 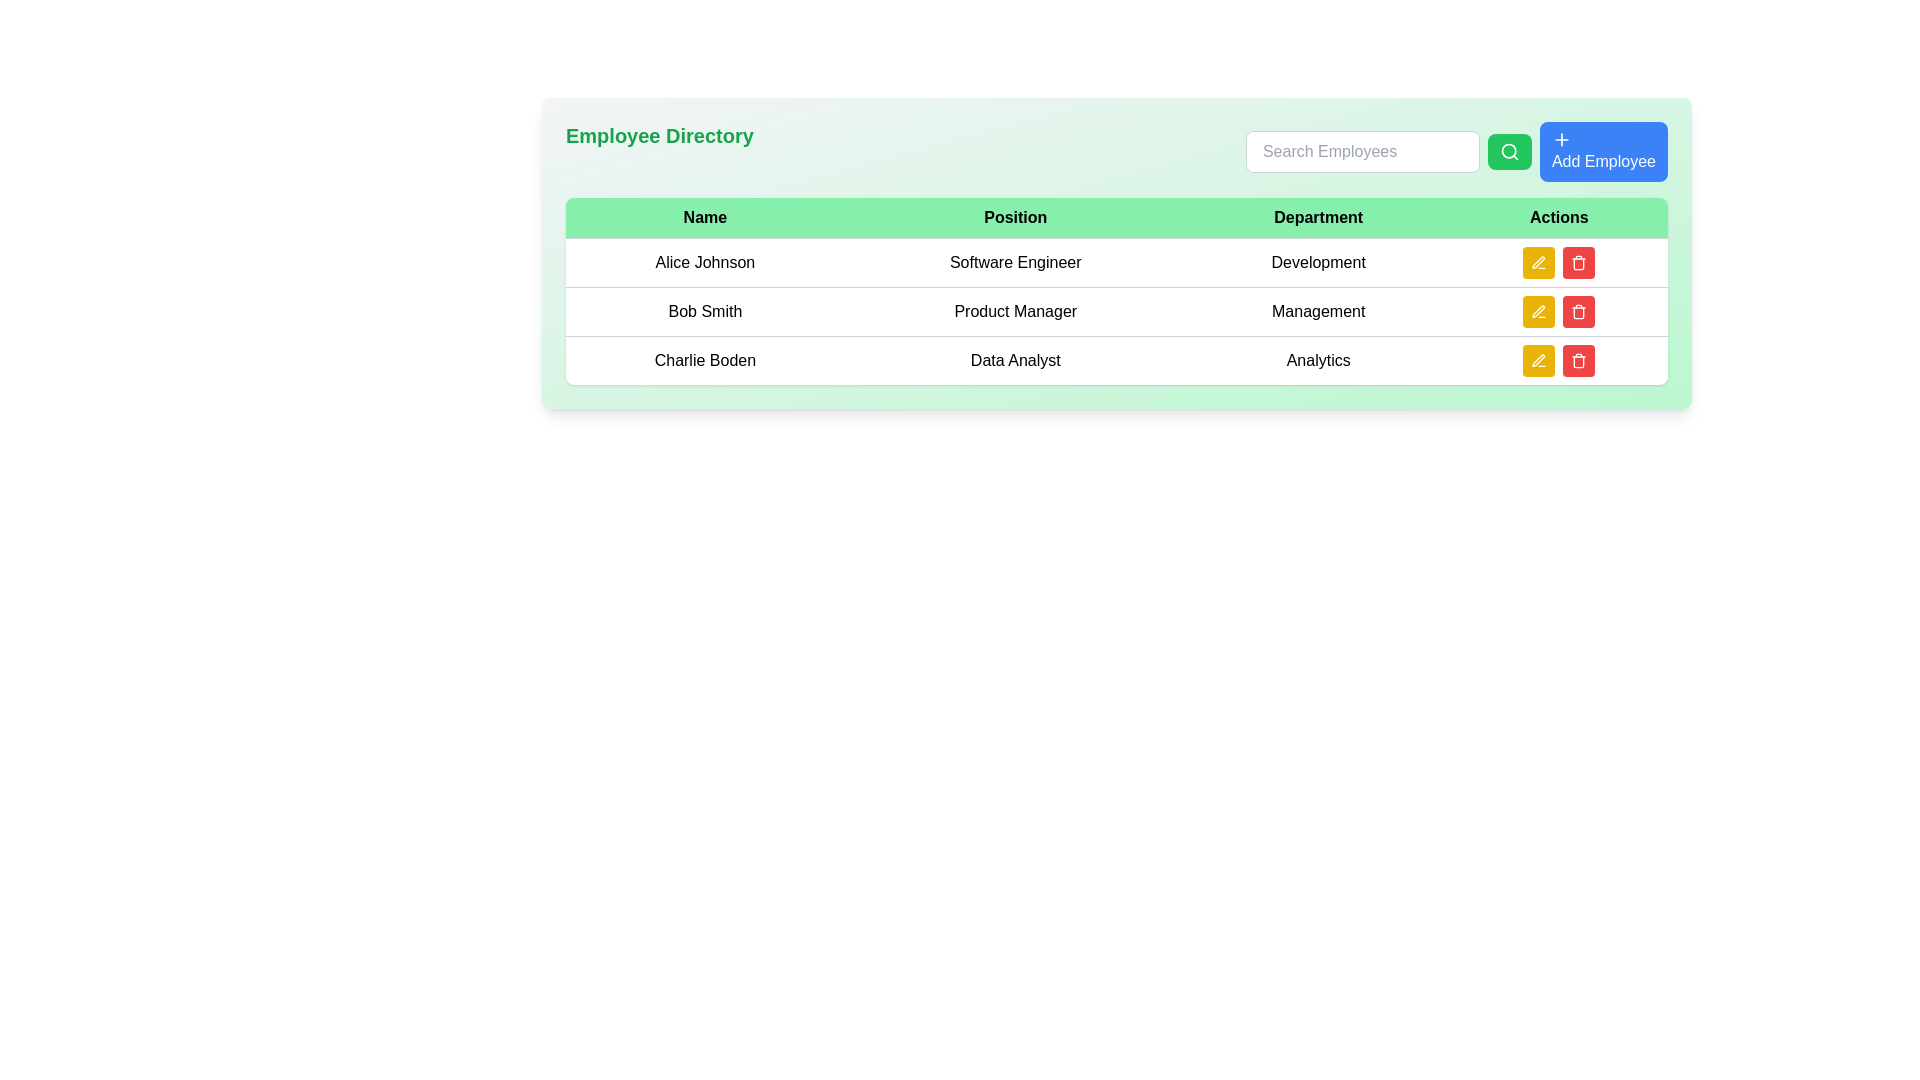 What do you see at coordinates (1538, 261) in the screenshot?
I see `the first button in the 'Actions' column of the first row in the table` at bounding box center [1538, 261].